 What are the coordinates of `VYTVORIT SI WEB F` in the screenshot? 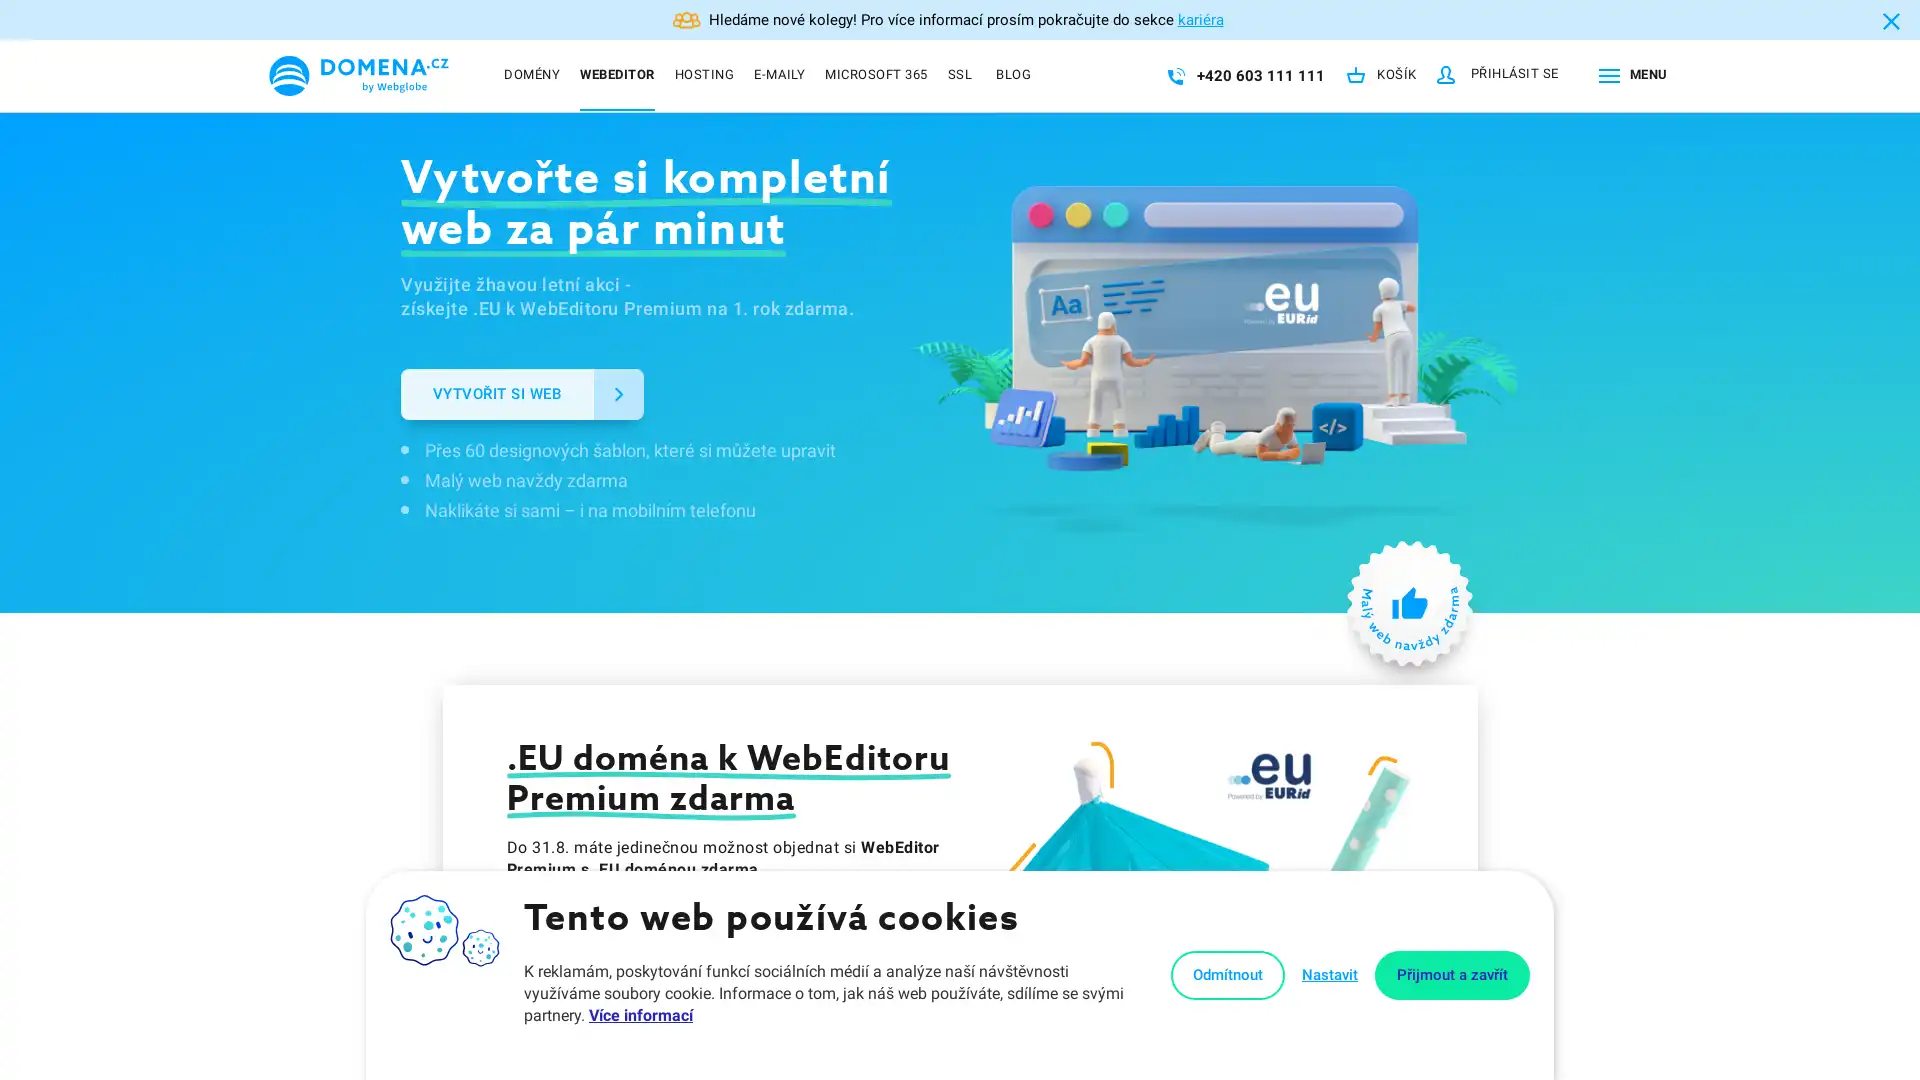 It's located at (522, 393).